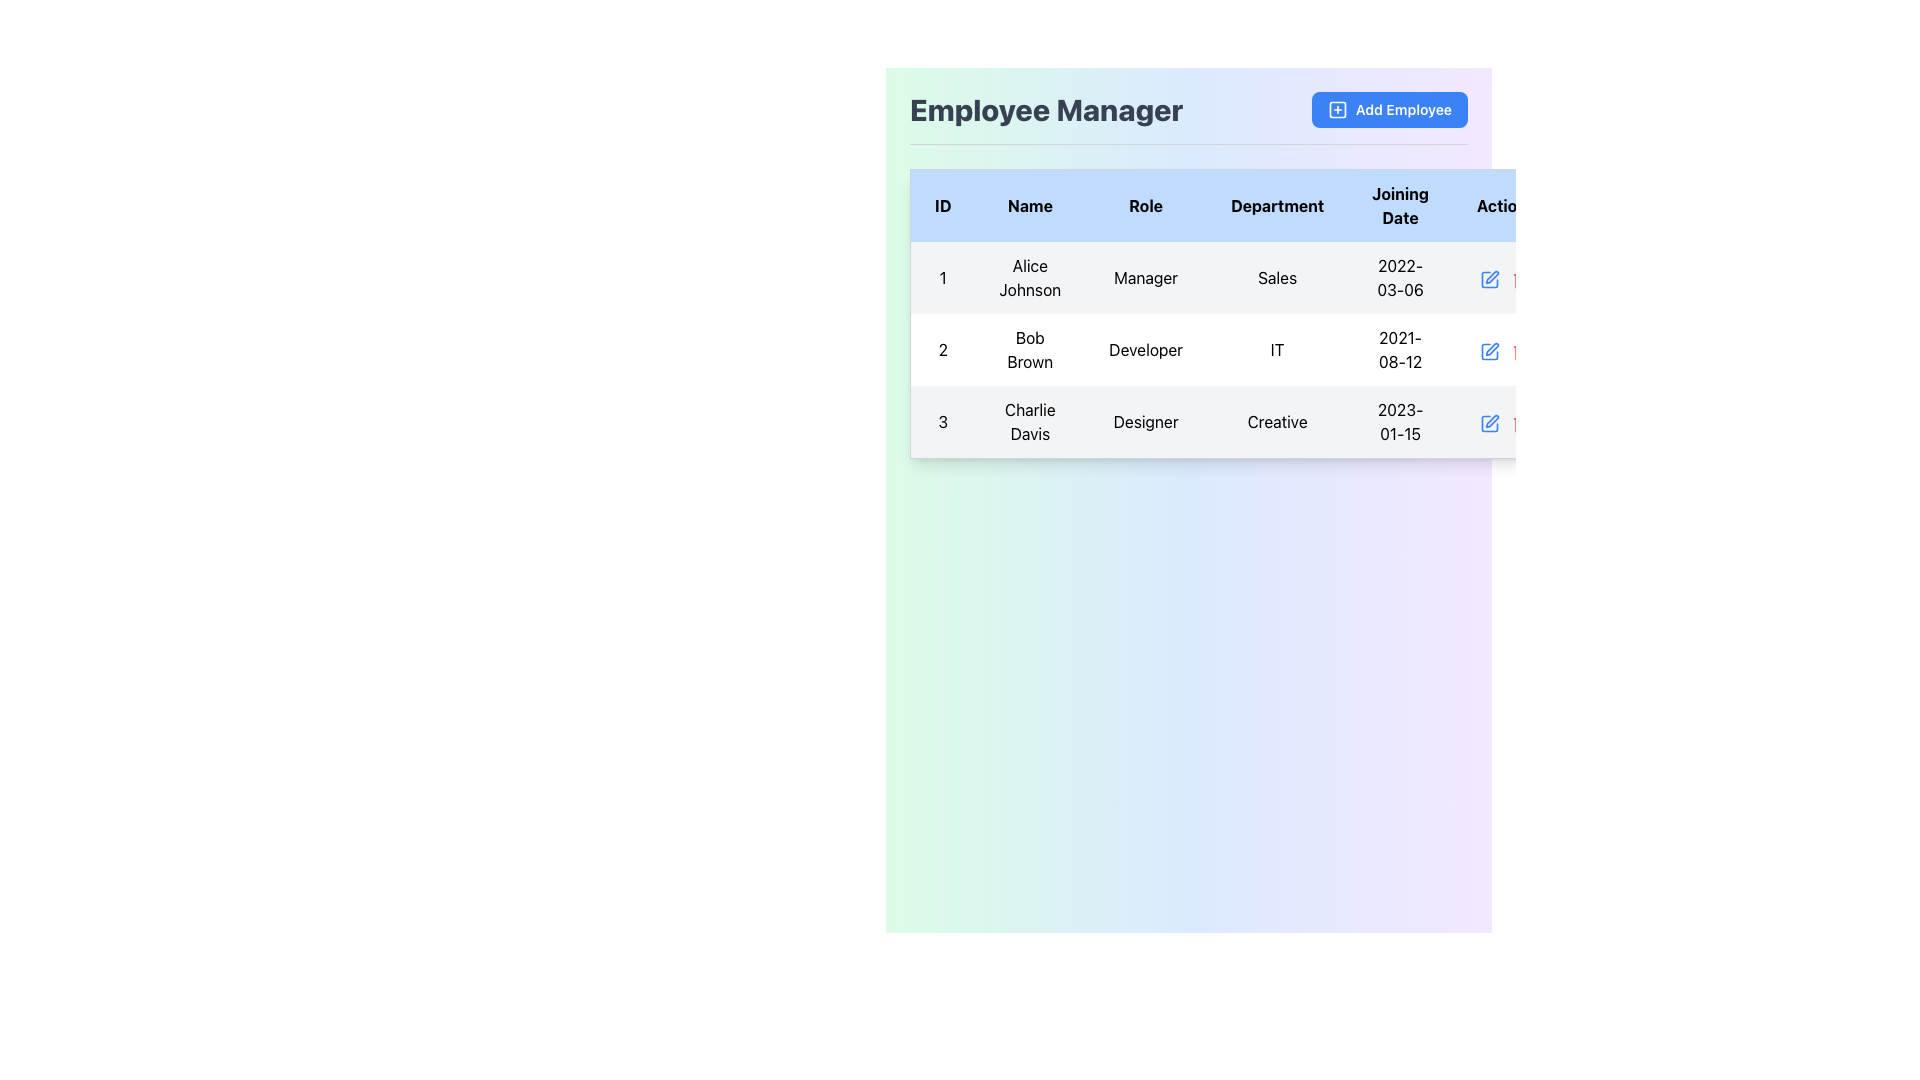  What do you see at coordinates (941, 349) in the screenshot?
I see `the static text label component that identifies the second record in the Employee Manager table, located in the first column under the 'ID' heading` at bounding box center [941, 349].